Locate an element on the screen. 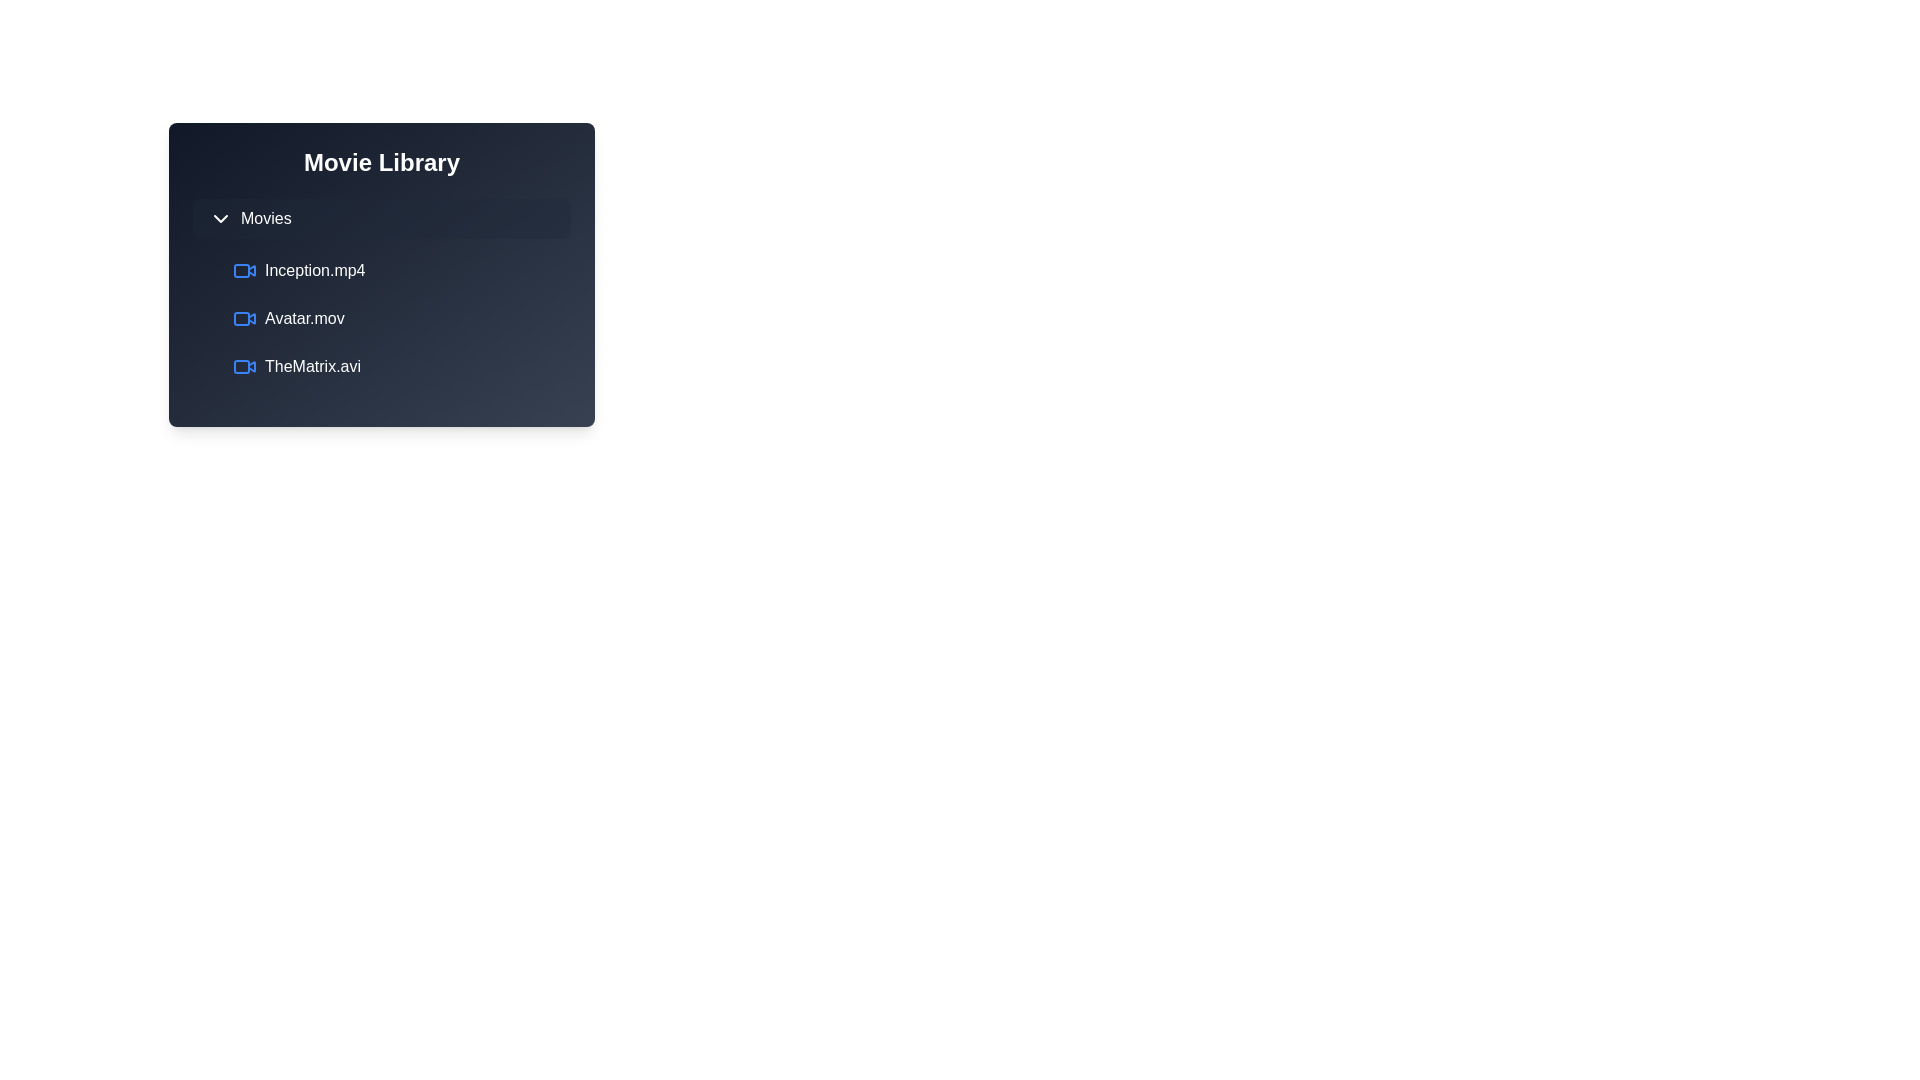  the movie item TheMatrix.avi from the list is located at coordinates (398, 366).